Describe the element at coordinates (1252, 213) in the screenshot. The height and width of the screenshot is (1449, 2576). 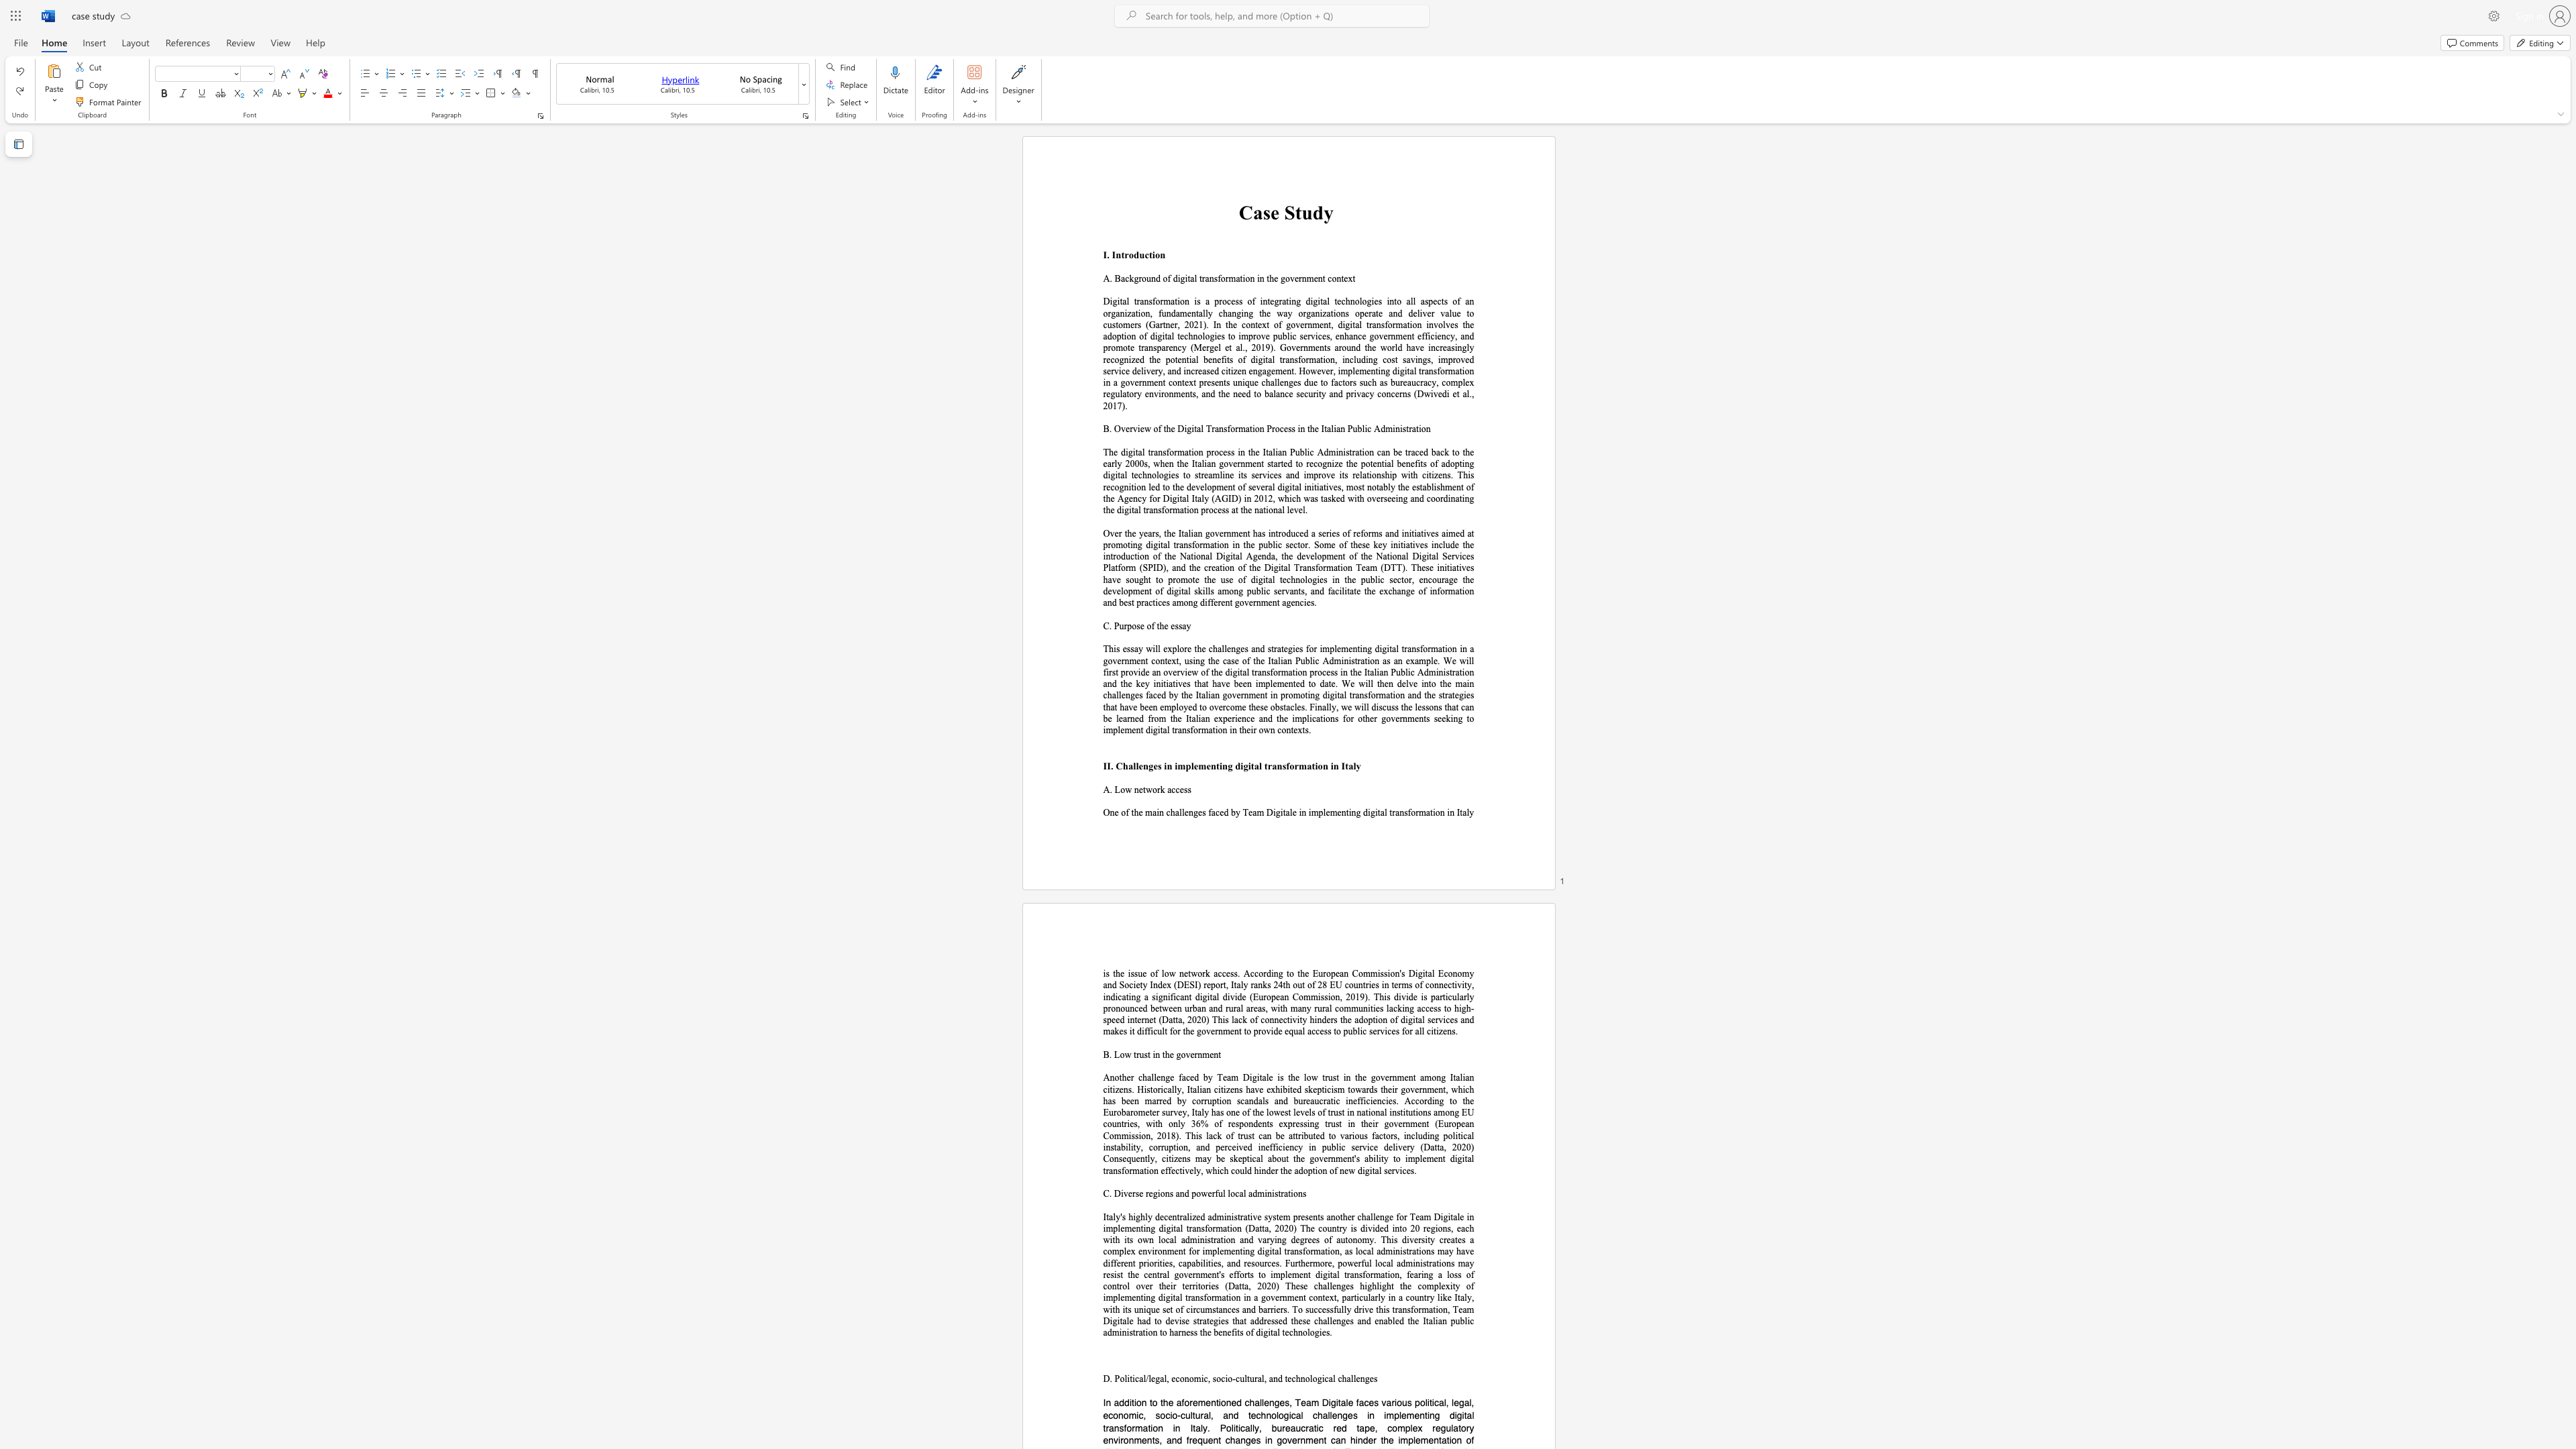
I see `the subset text "ase" within the text "Case Study"` at that location.